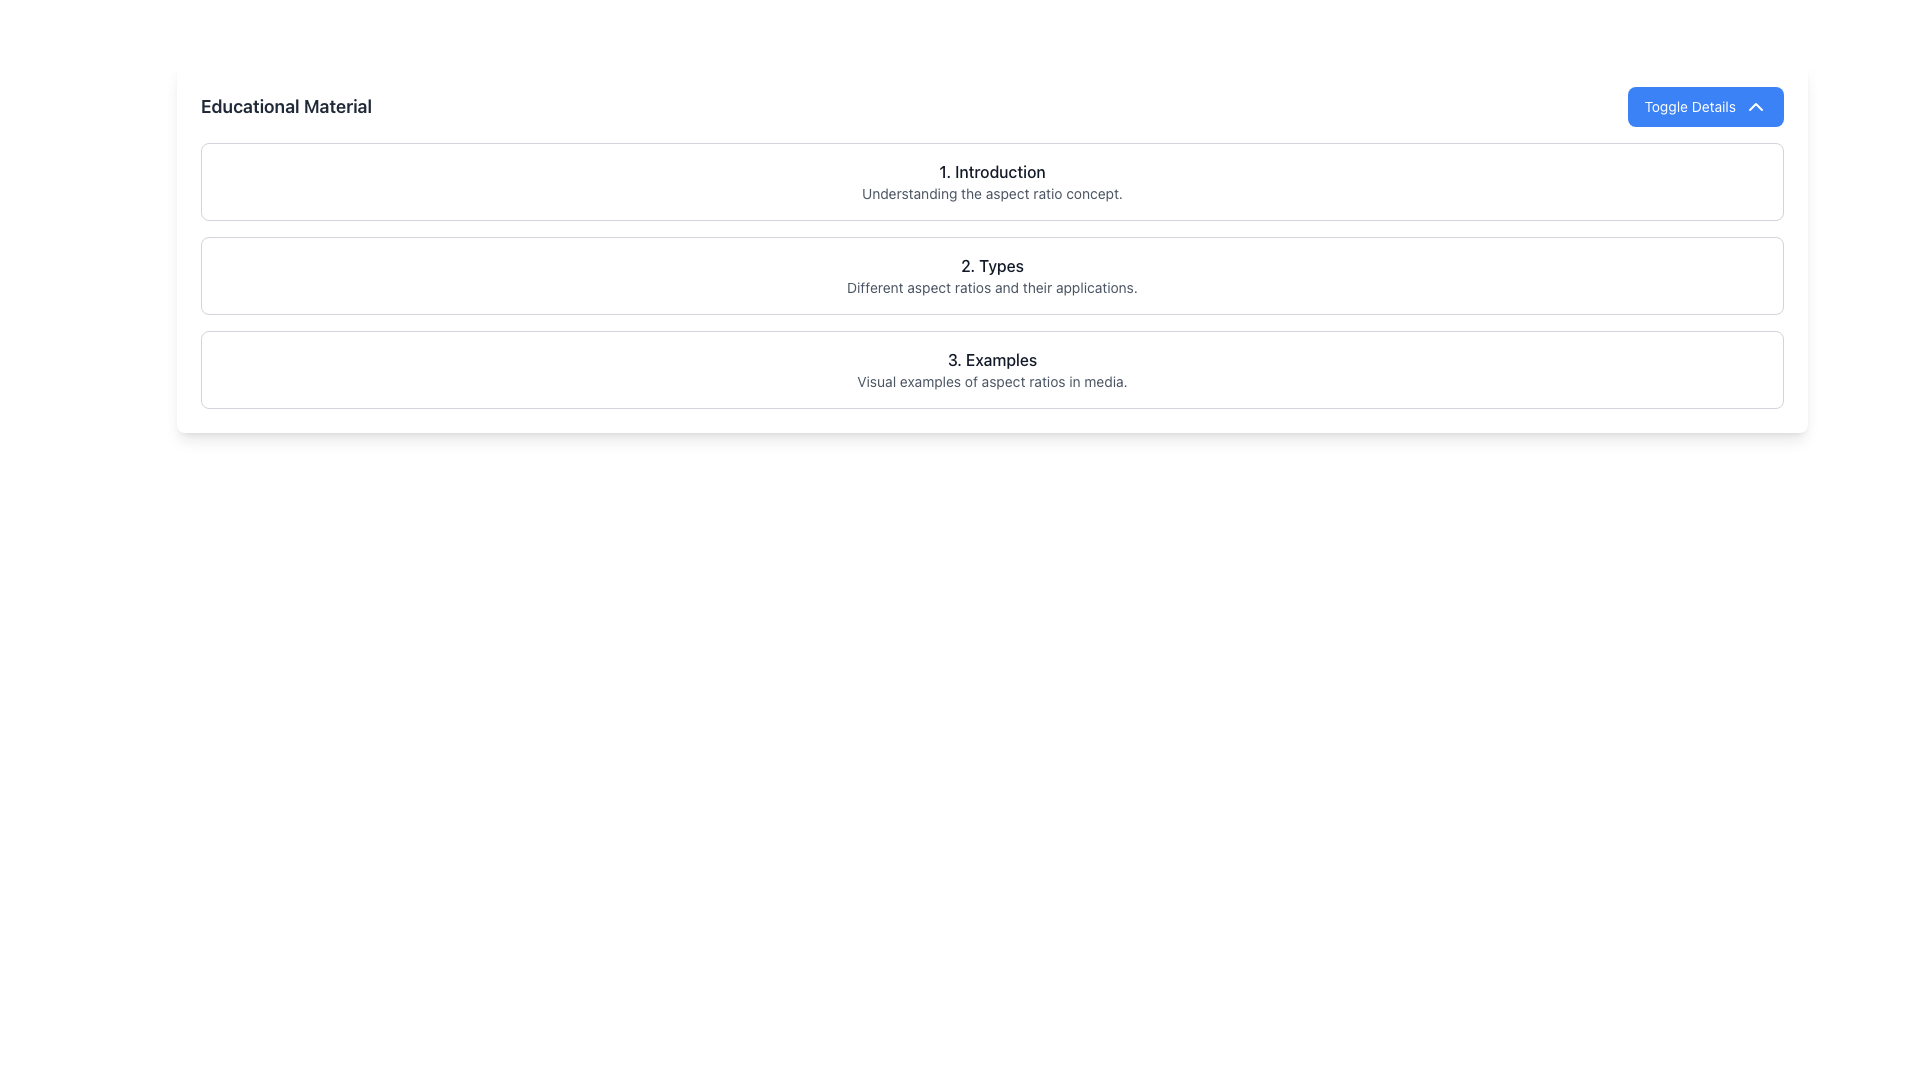  I want to click on the text block titled '2. Types' which includes the subtitle 'Different aspect ratios and their applications.', so click(992, 276).